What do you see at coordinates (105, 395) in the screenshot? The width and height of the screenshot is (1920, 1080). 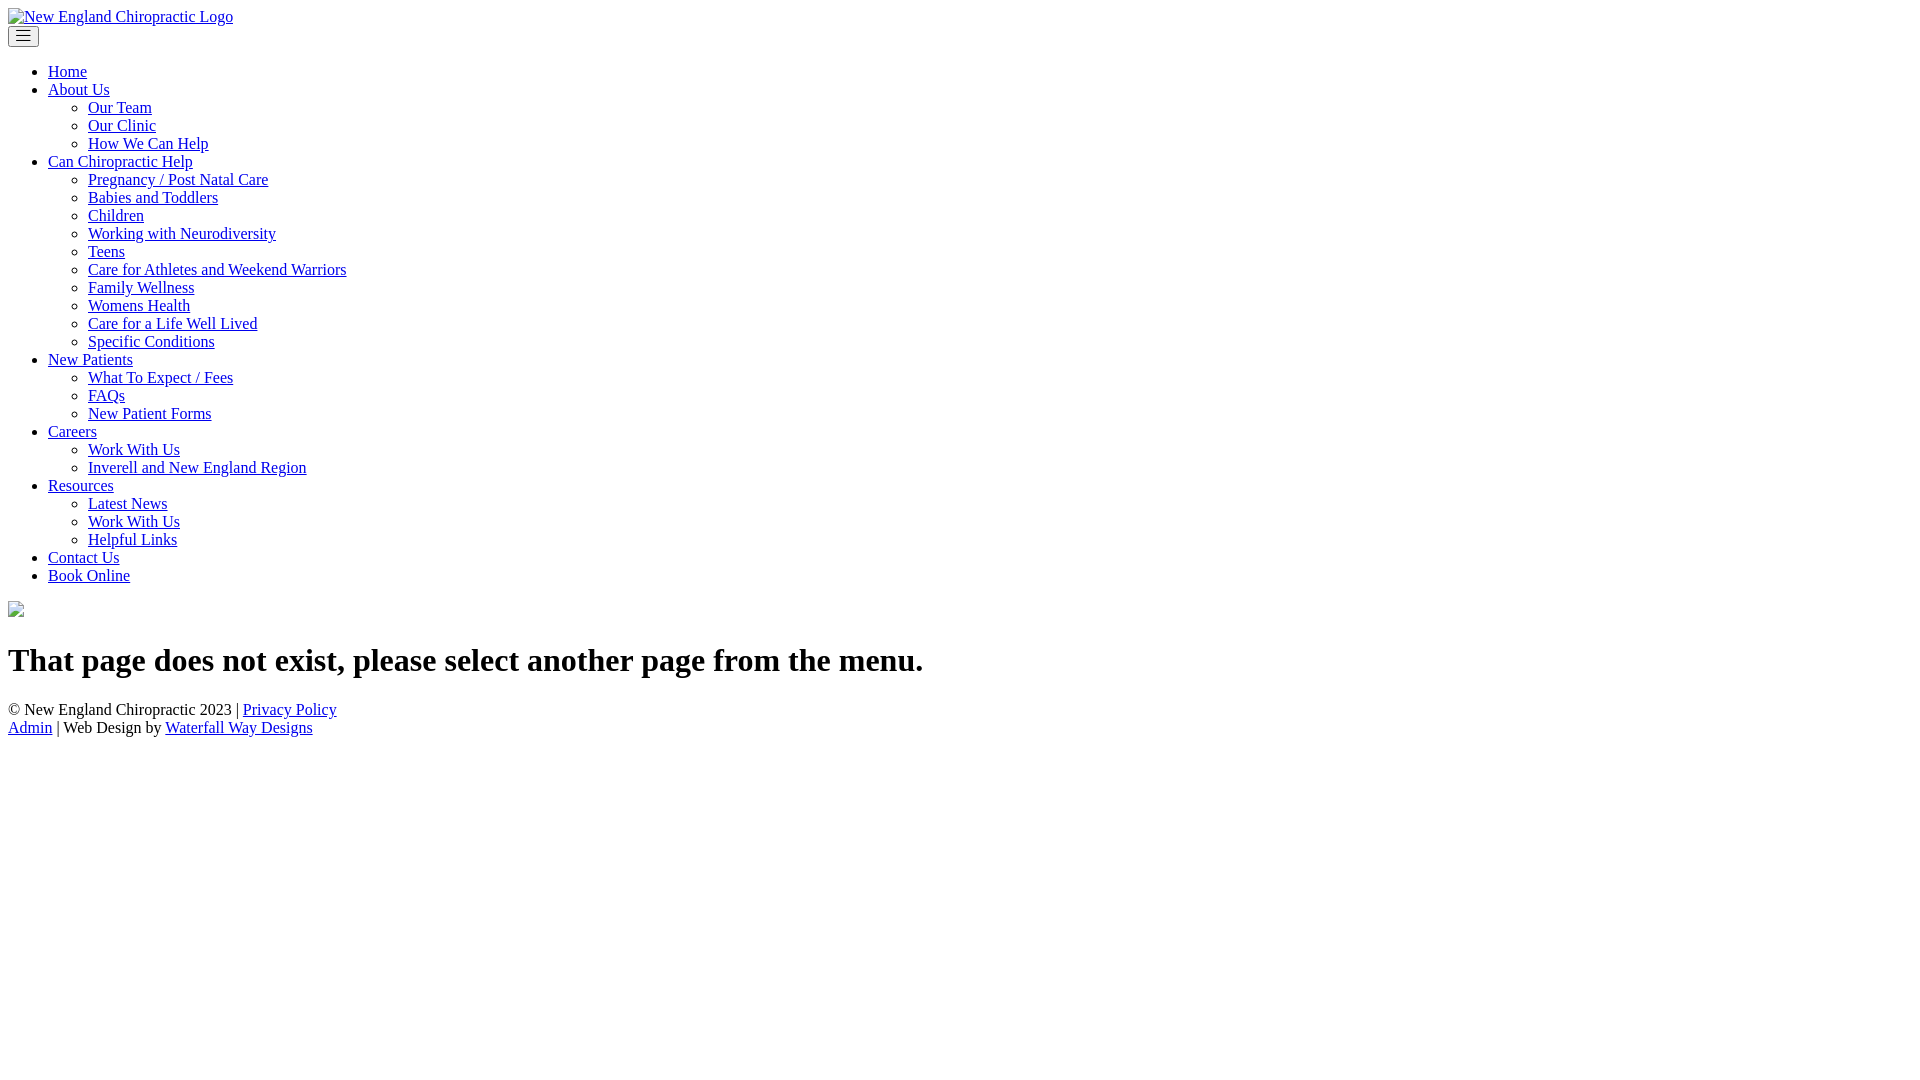 I see `'FAQs'` at bounding box center [105, 395].